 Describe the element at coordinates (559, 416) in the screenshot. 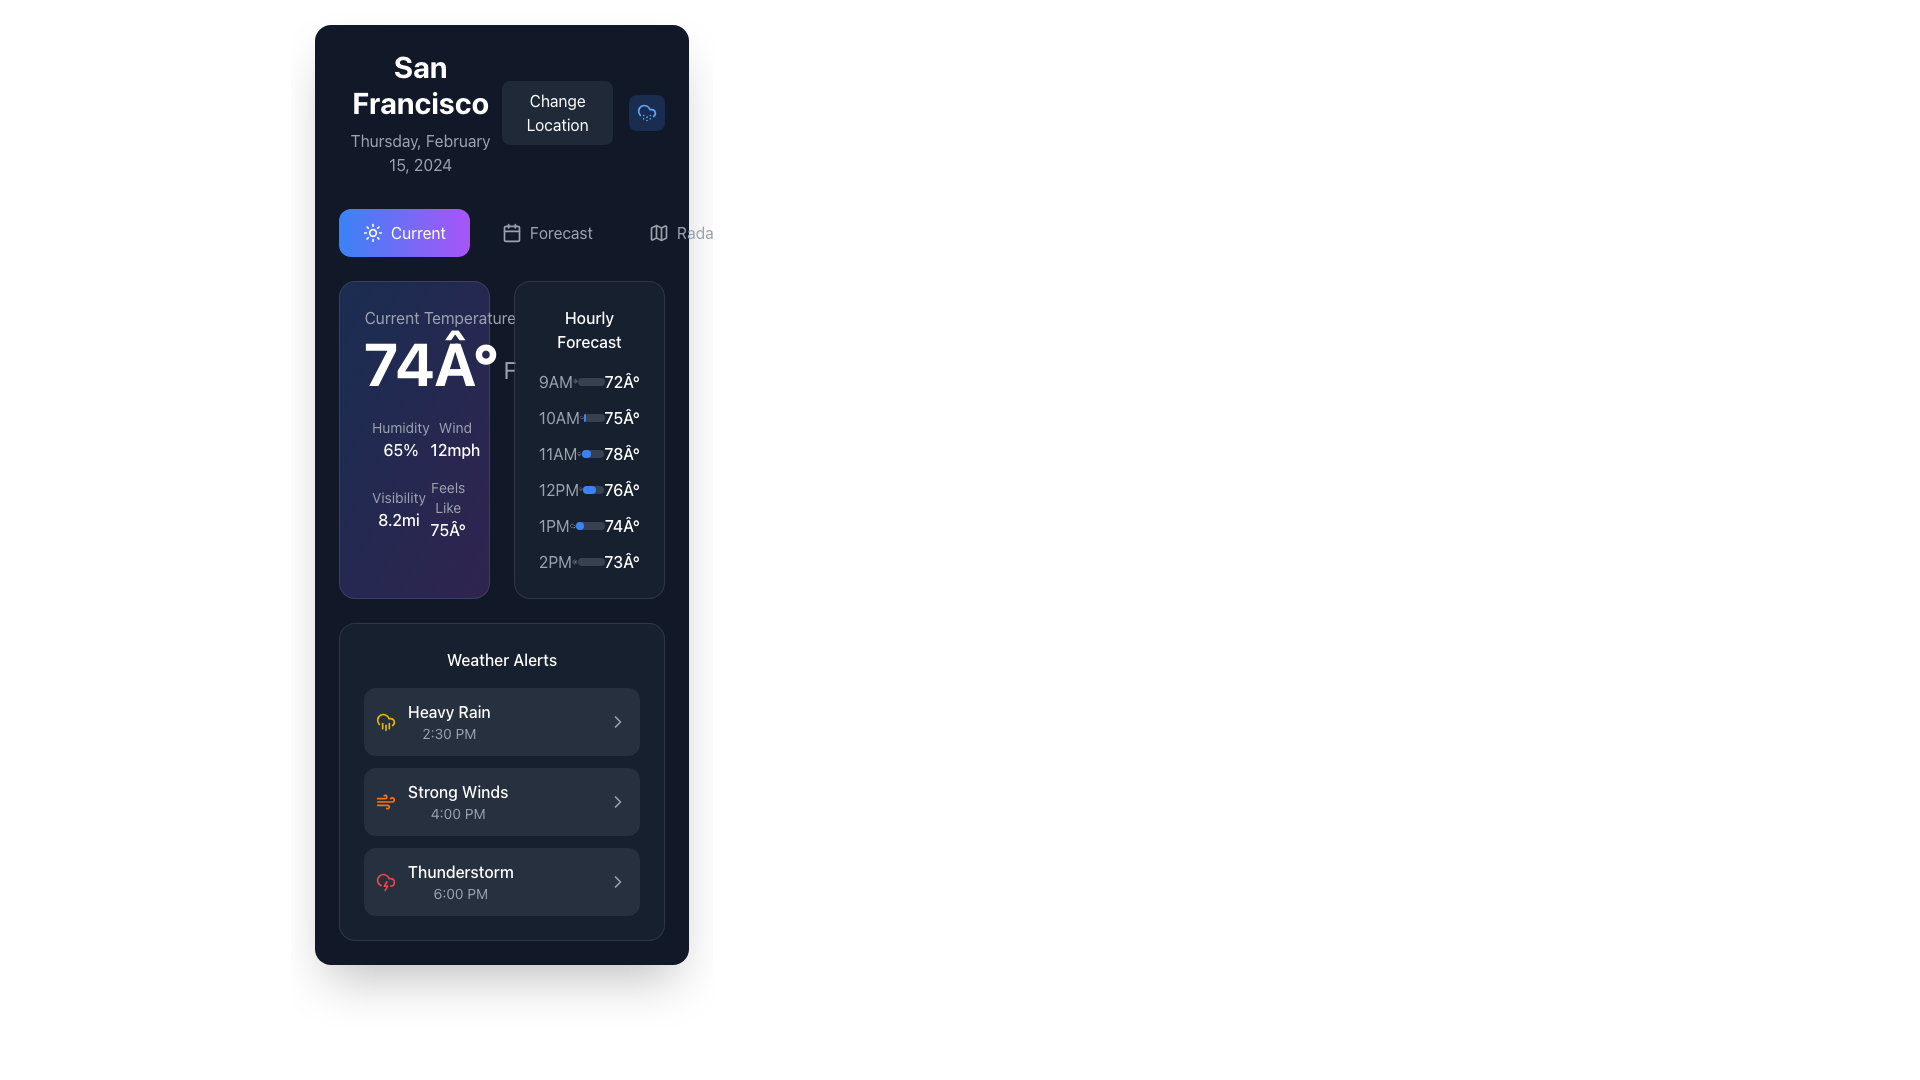

I see `the Text label that displays the time of the hourly forecast, located in the second row of the hourly forecast list, below '9AM 72°' and above '11AM 78°'` at that location.